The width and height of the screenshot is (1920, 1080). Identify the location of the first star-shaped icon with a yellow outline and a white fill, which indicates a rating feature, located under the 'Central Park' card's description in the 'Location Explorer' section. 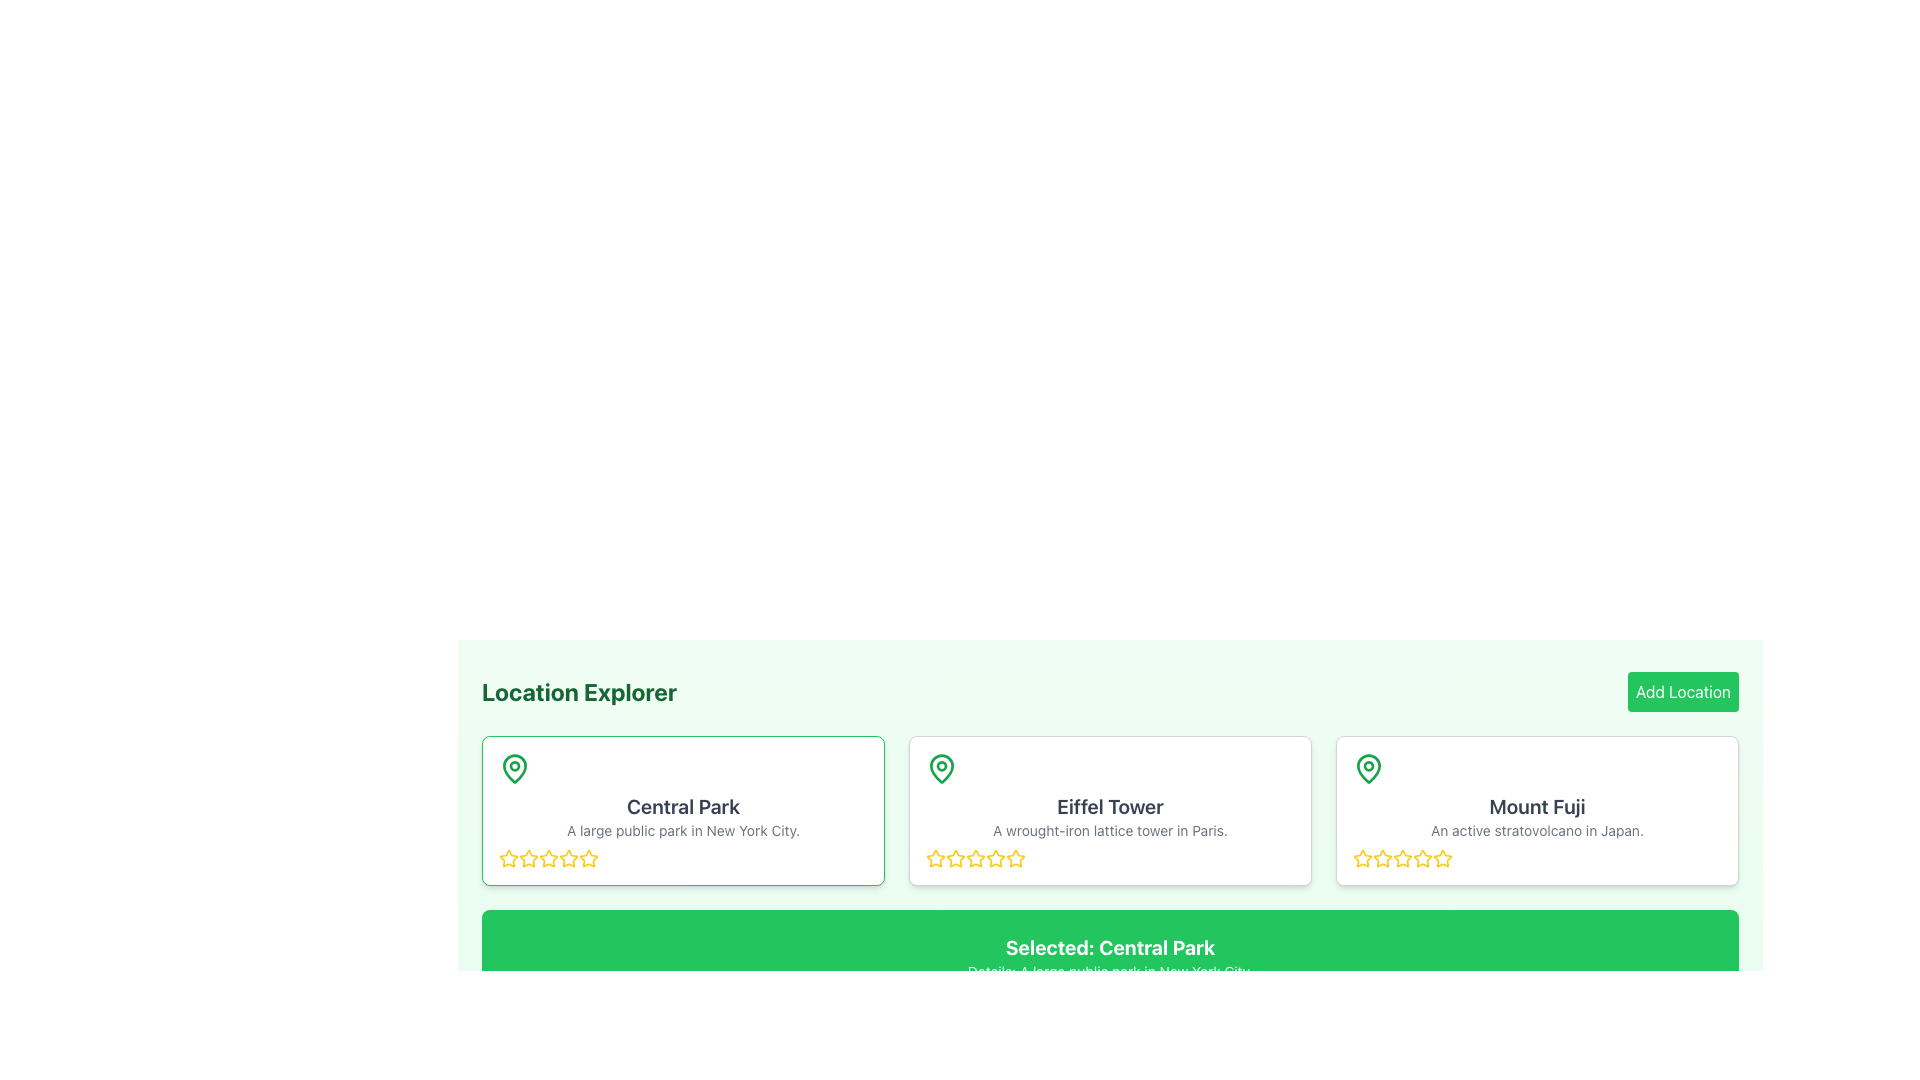
(508, 858).